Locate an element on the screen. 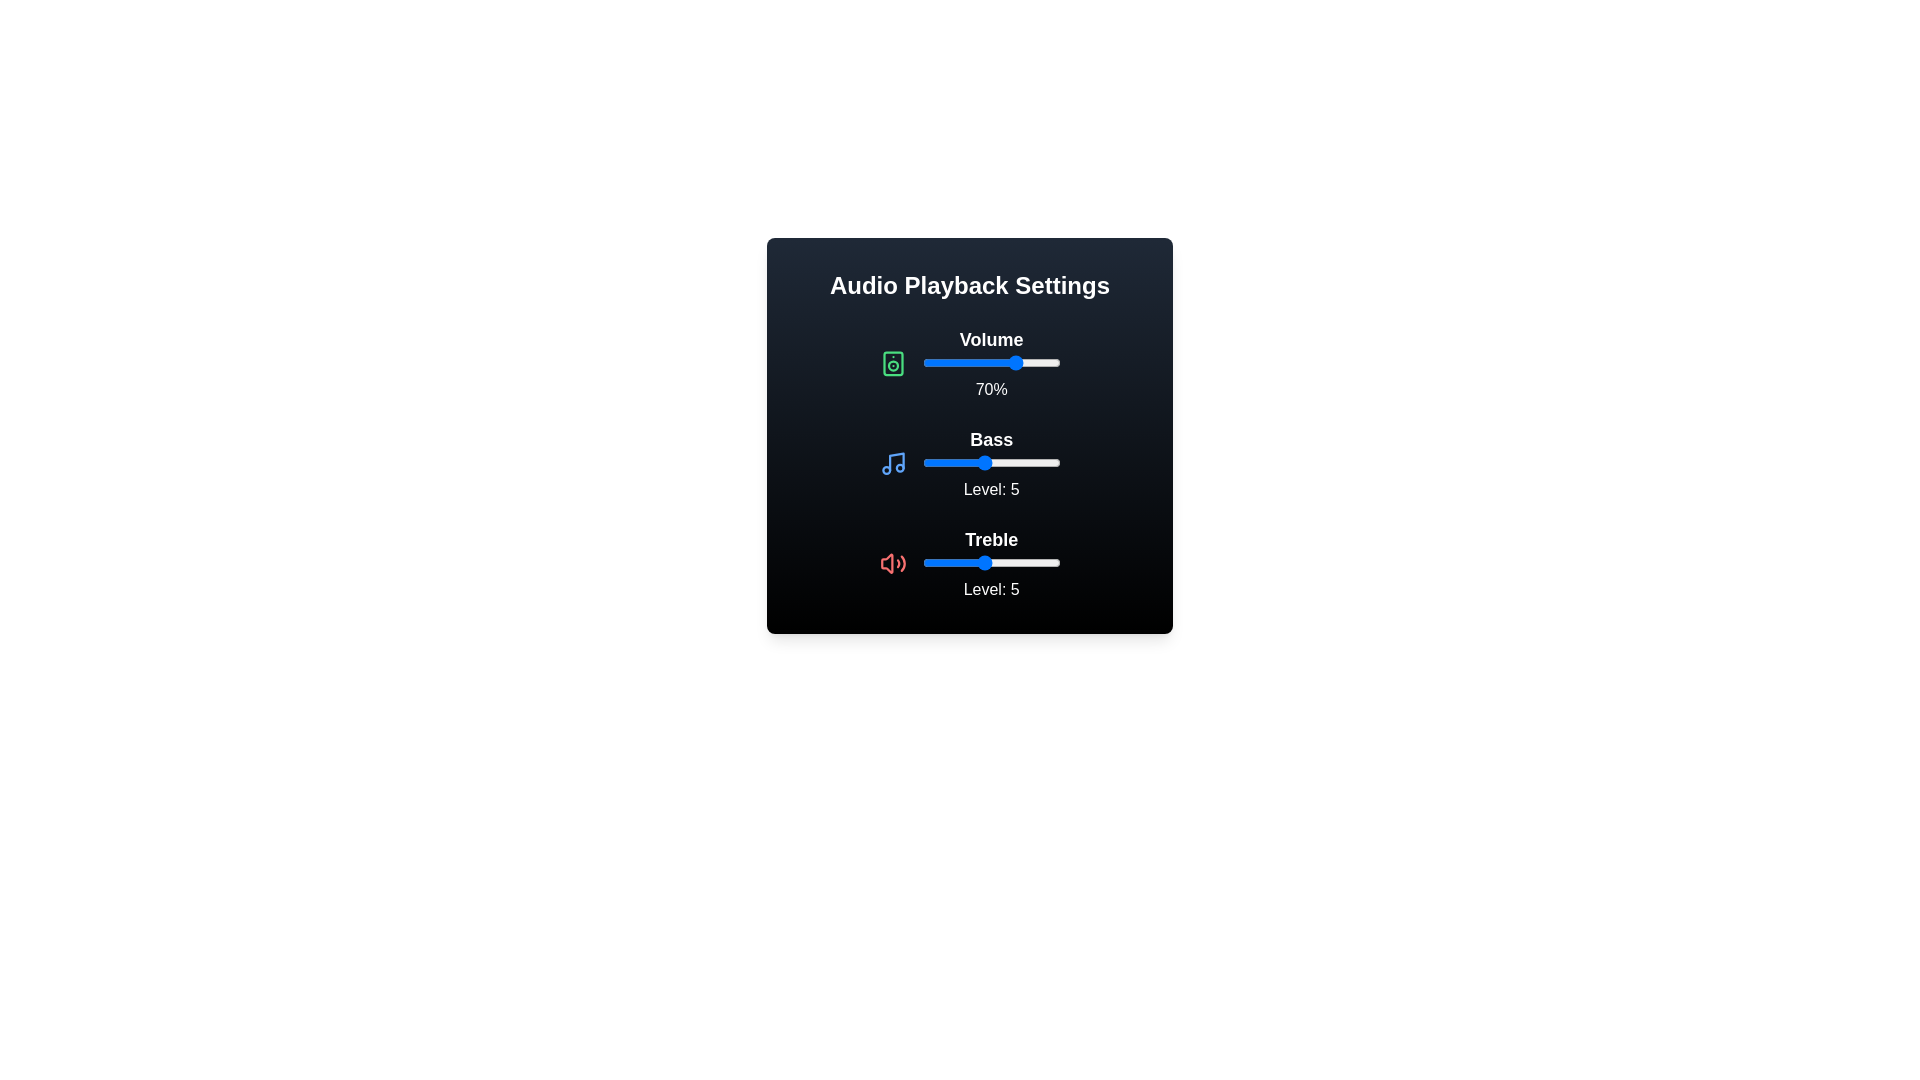  bass level is located at coordinates (999, 462).